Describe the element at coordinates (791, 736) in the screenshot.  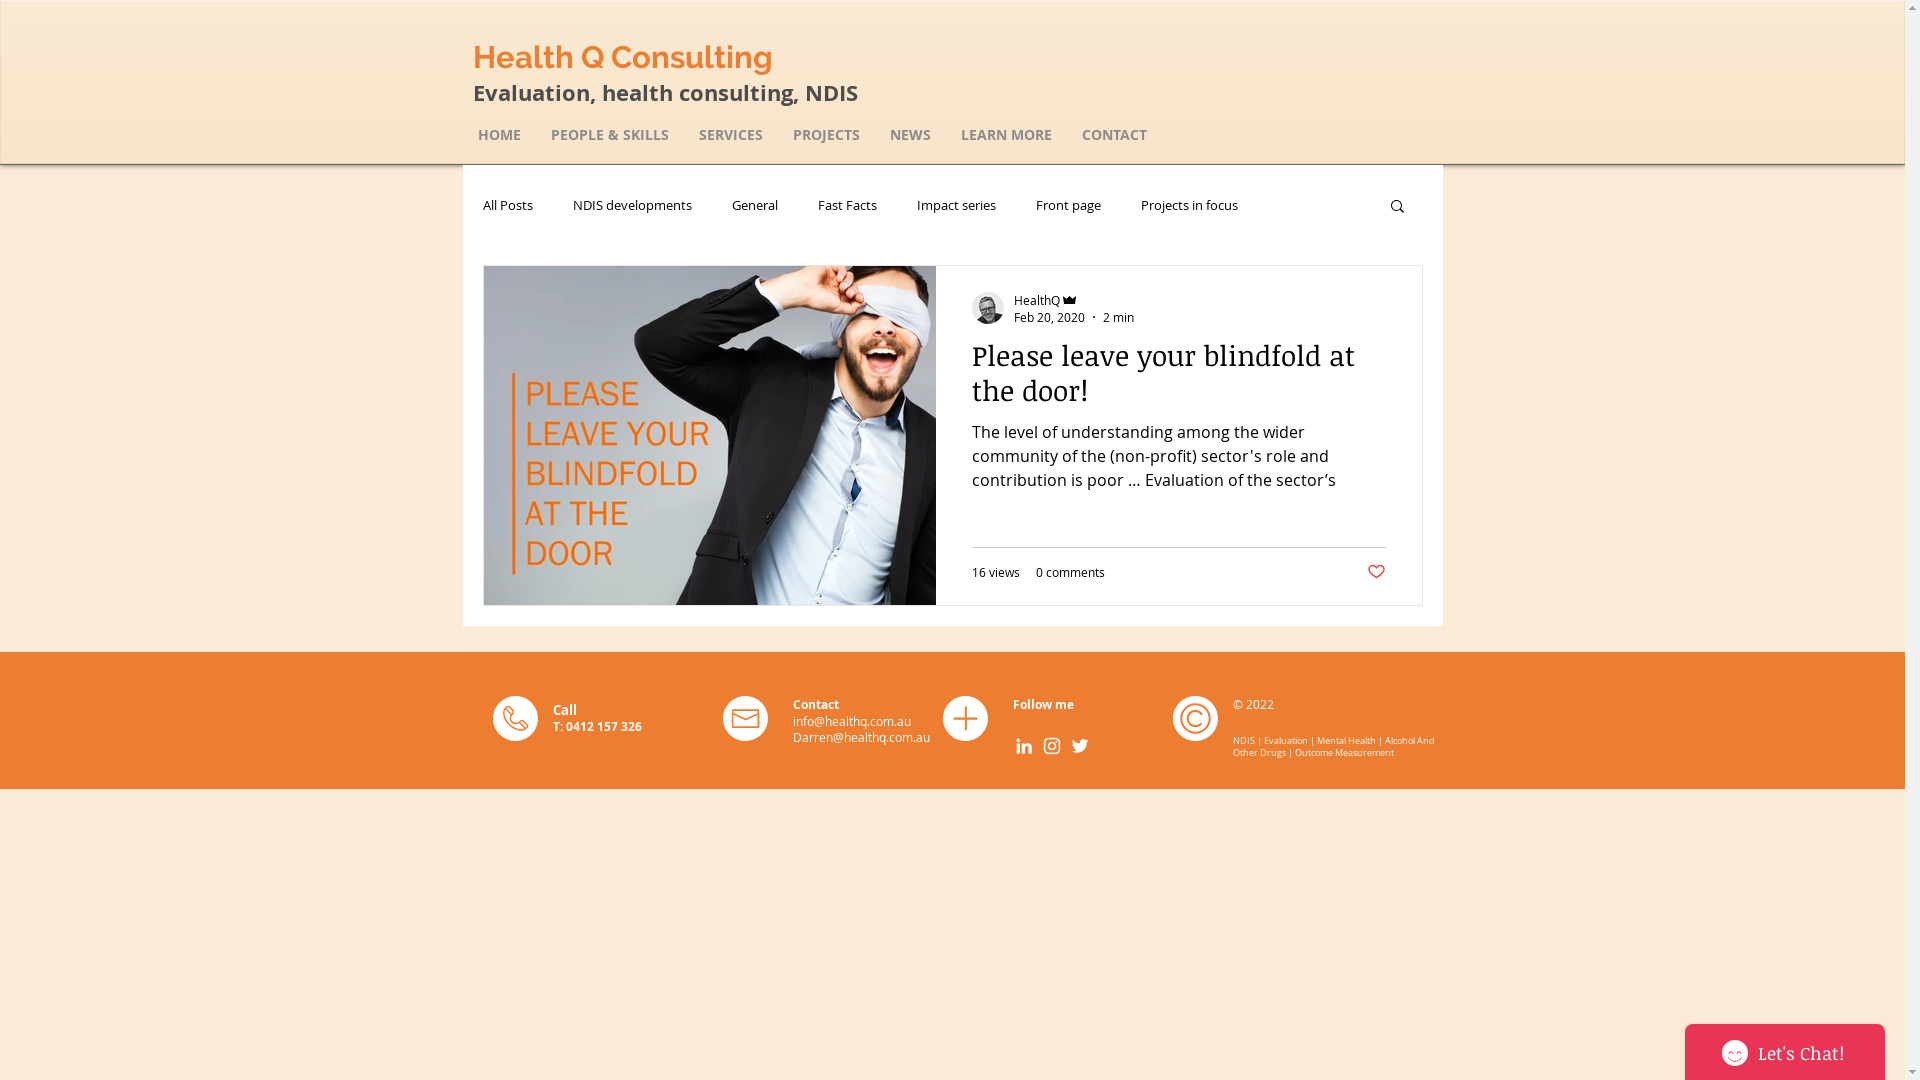
I see `'Darren@healthq.com.au'` at that location.